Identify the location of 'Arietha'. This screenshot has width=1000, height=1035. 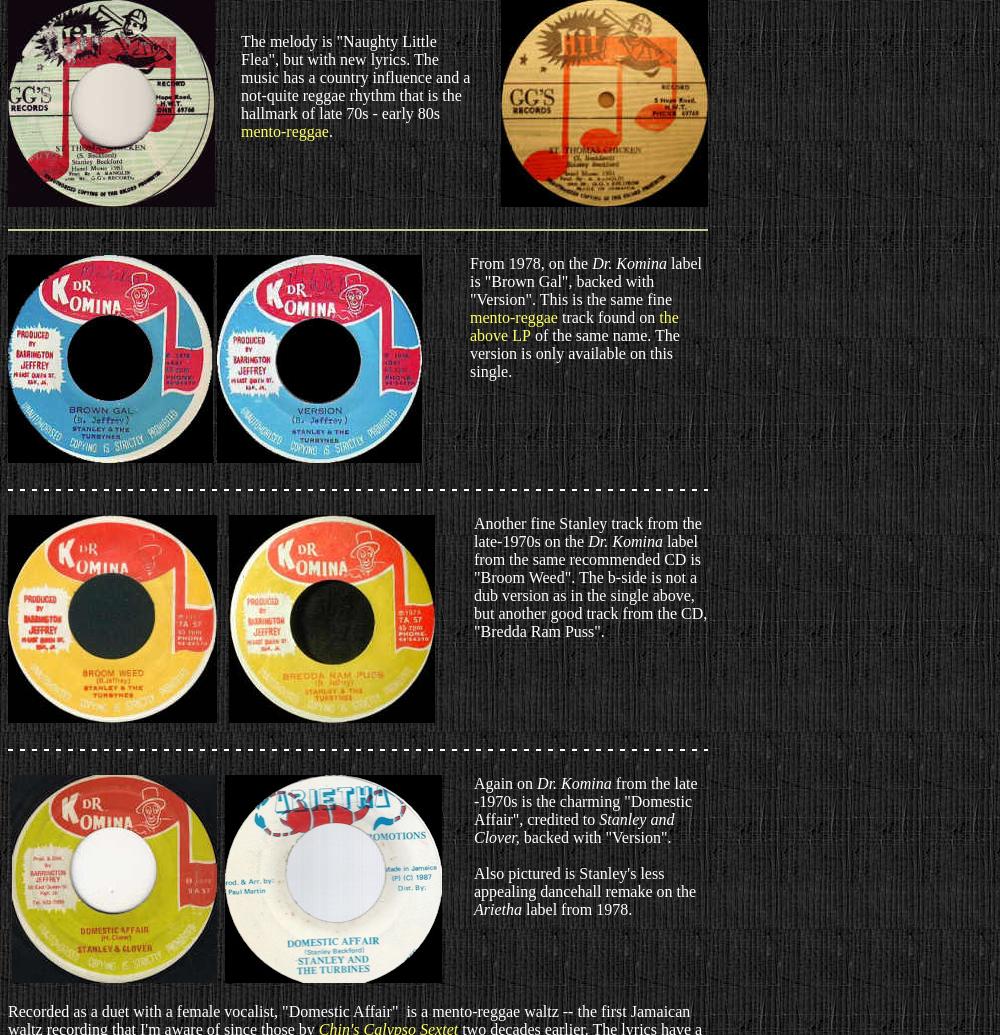
(473, 908).